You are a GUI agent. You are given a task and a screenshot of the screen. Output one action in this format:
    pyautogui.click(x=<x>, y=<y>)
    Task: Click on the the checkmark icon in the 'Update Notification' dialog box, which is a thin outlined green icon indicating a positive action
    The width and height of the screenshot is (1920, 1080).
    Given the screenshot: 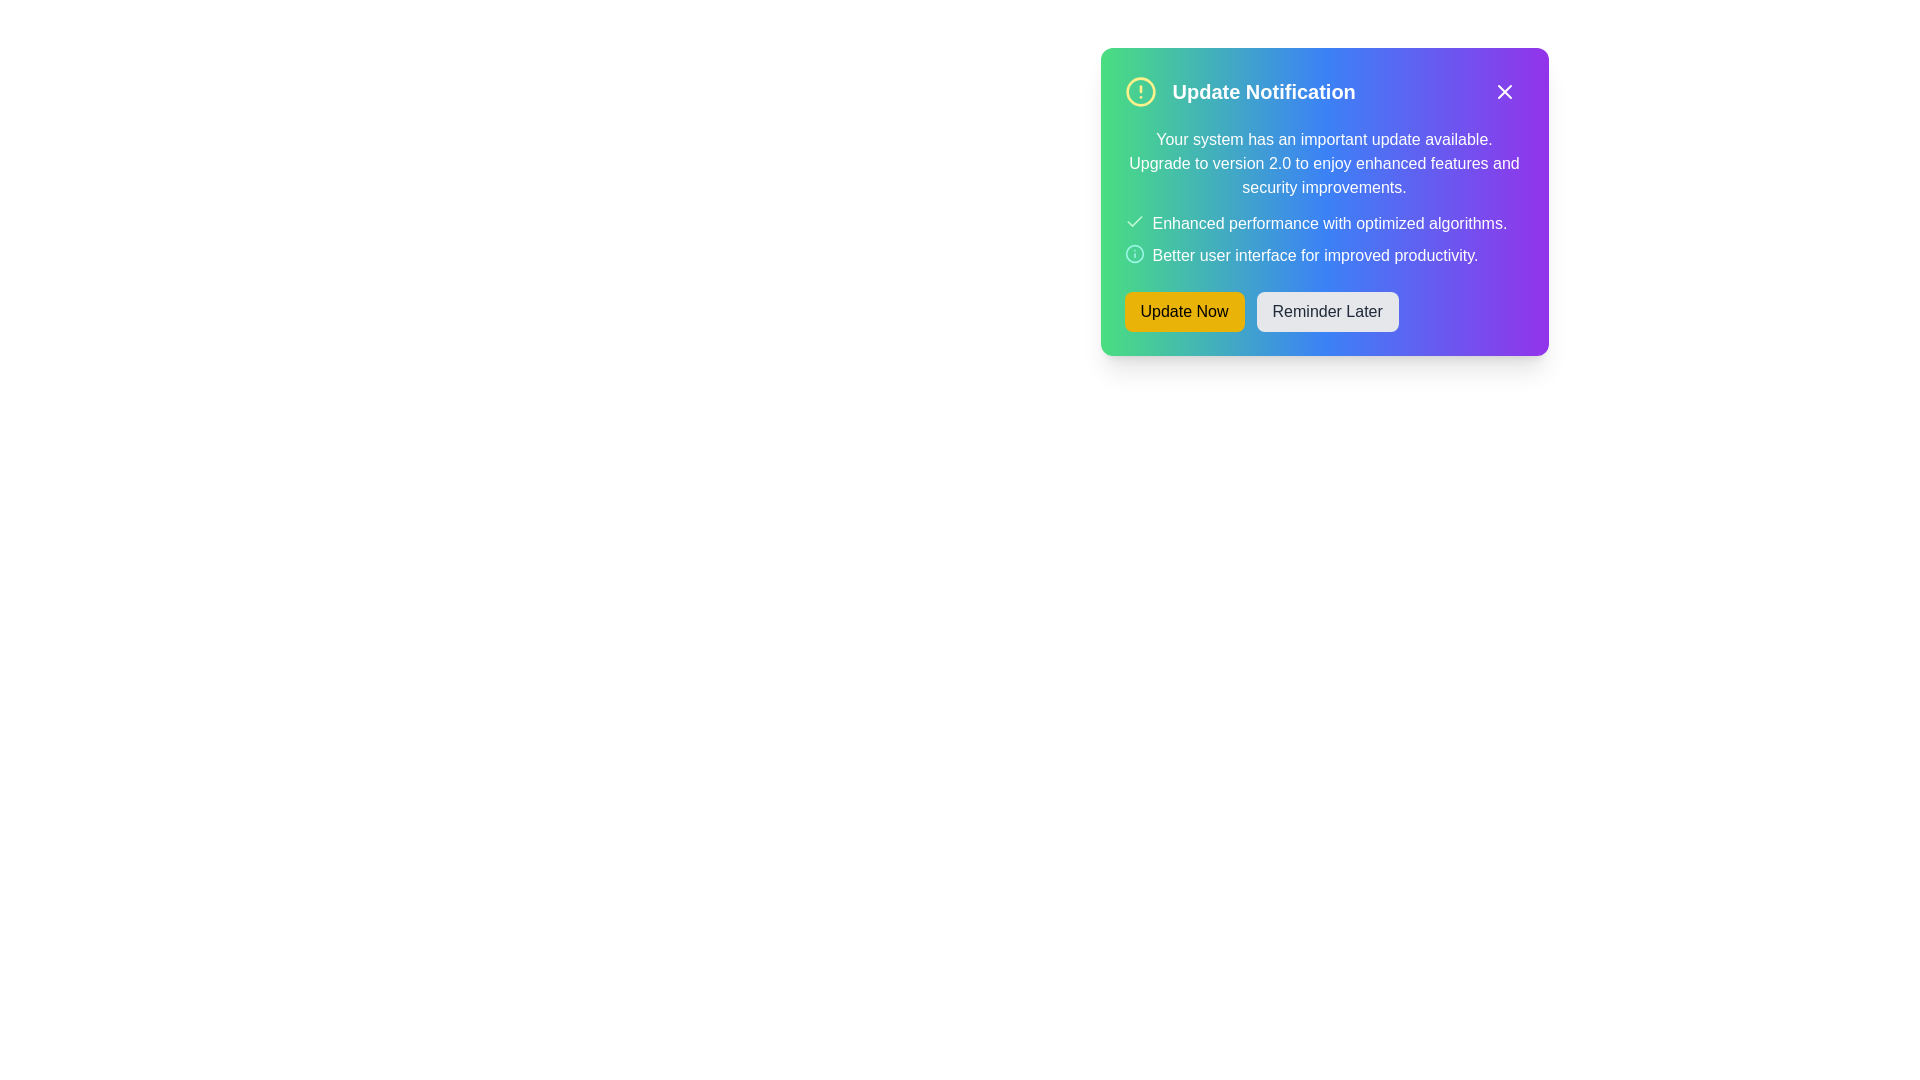 What is the action you would take?
    pyautogui.click(x=1134, y=221)
    